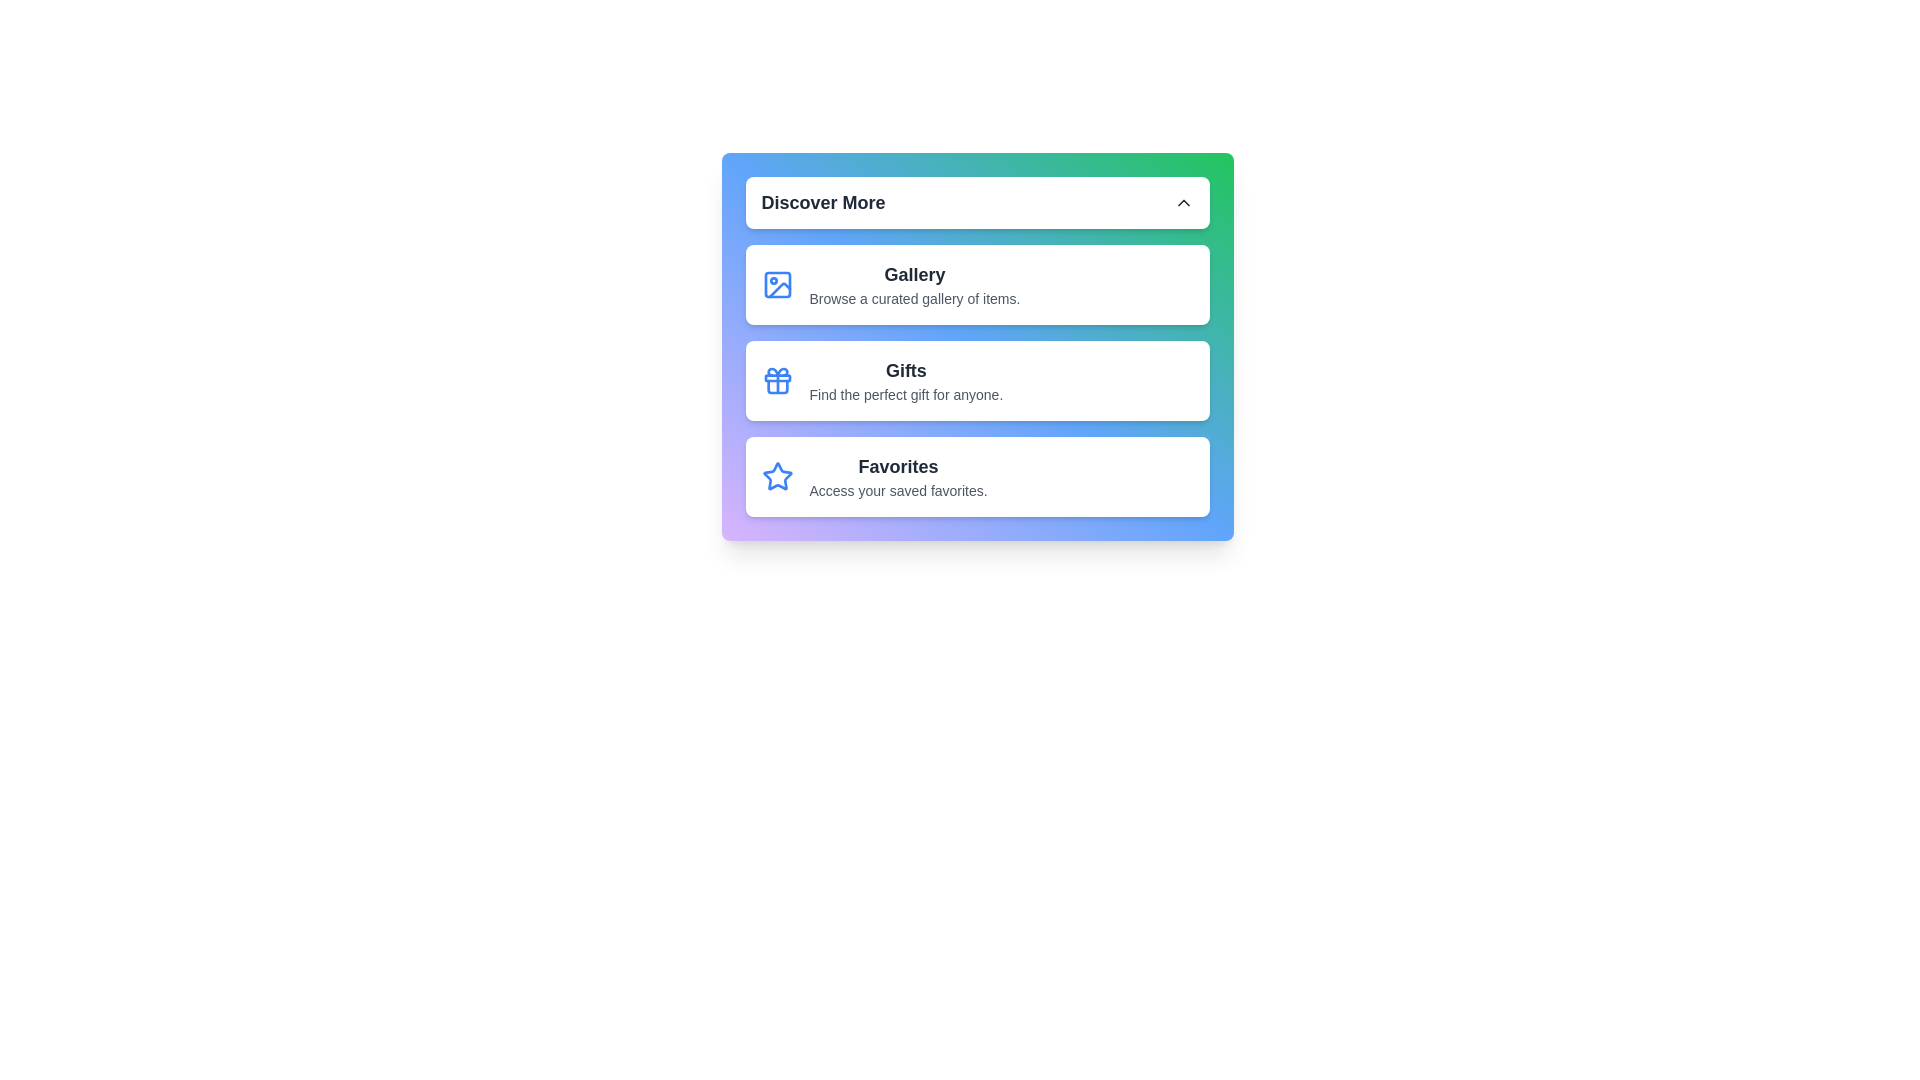  What do you see at coordinates (809, 452) in the screenshot?
I see `the text content of the menu item Favorites` at bounding box center [809, 452].